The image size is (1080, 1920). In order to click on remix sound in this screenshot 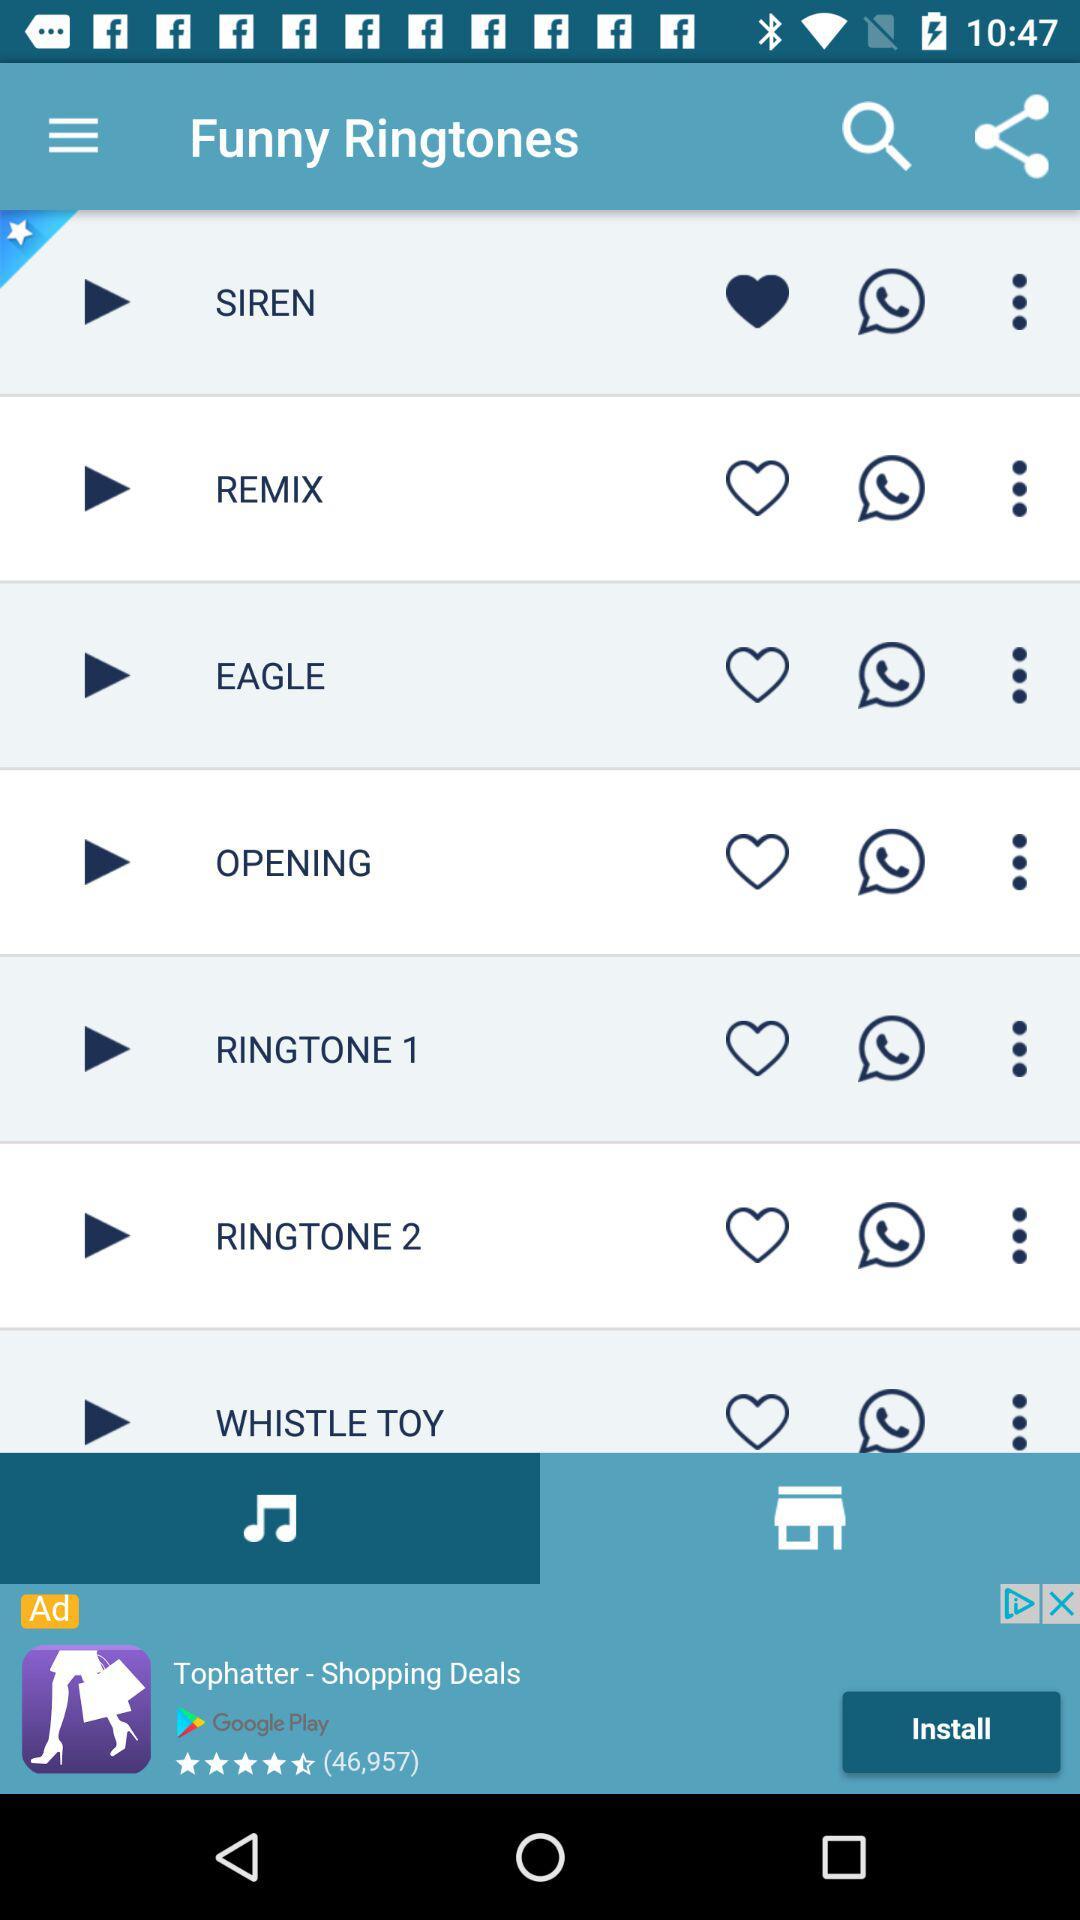, I will do `click(107, 488)`.